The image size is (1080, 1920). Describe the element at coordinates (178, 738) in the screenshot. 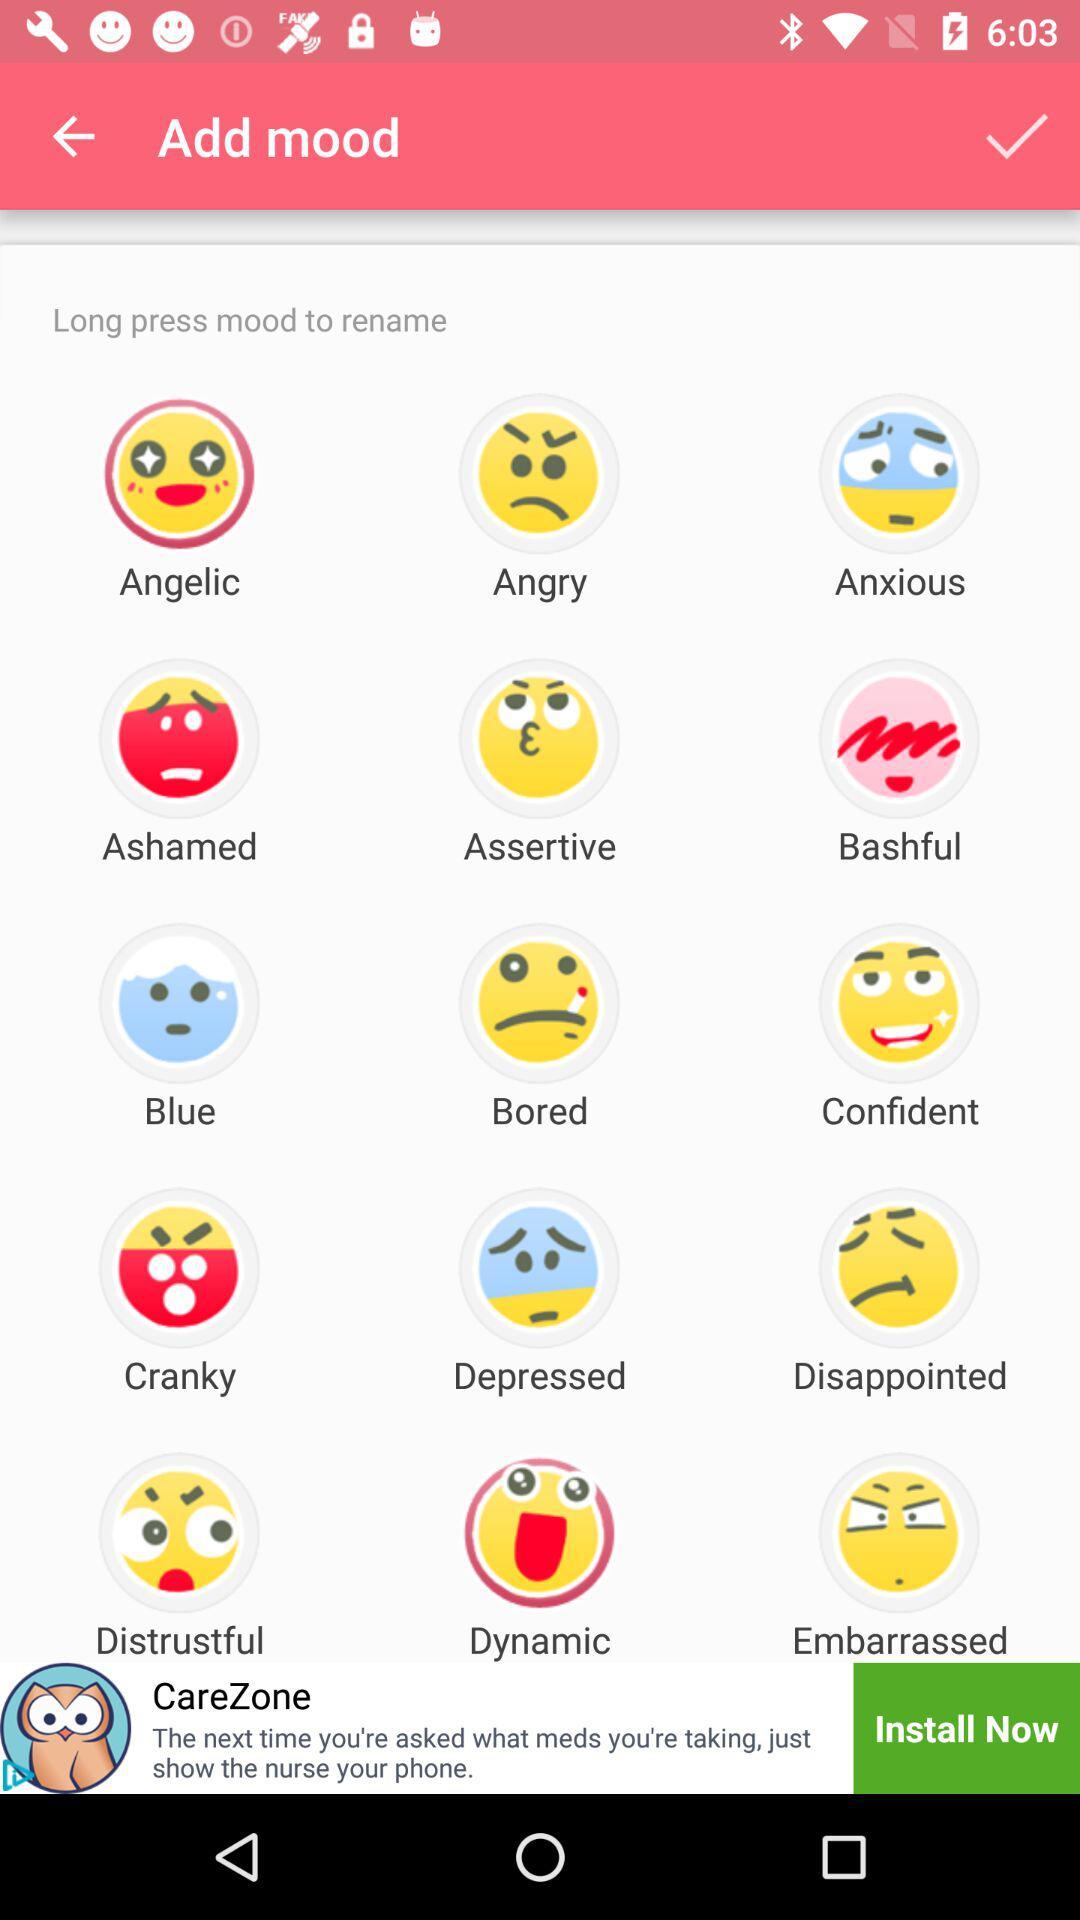

I see `the ashamed emoji` at that location.